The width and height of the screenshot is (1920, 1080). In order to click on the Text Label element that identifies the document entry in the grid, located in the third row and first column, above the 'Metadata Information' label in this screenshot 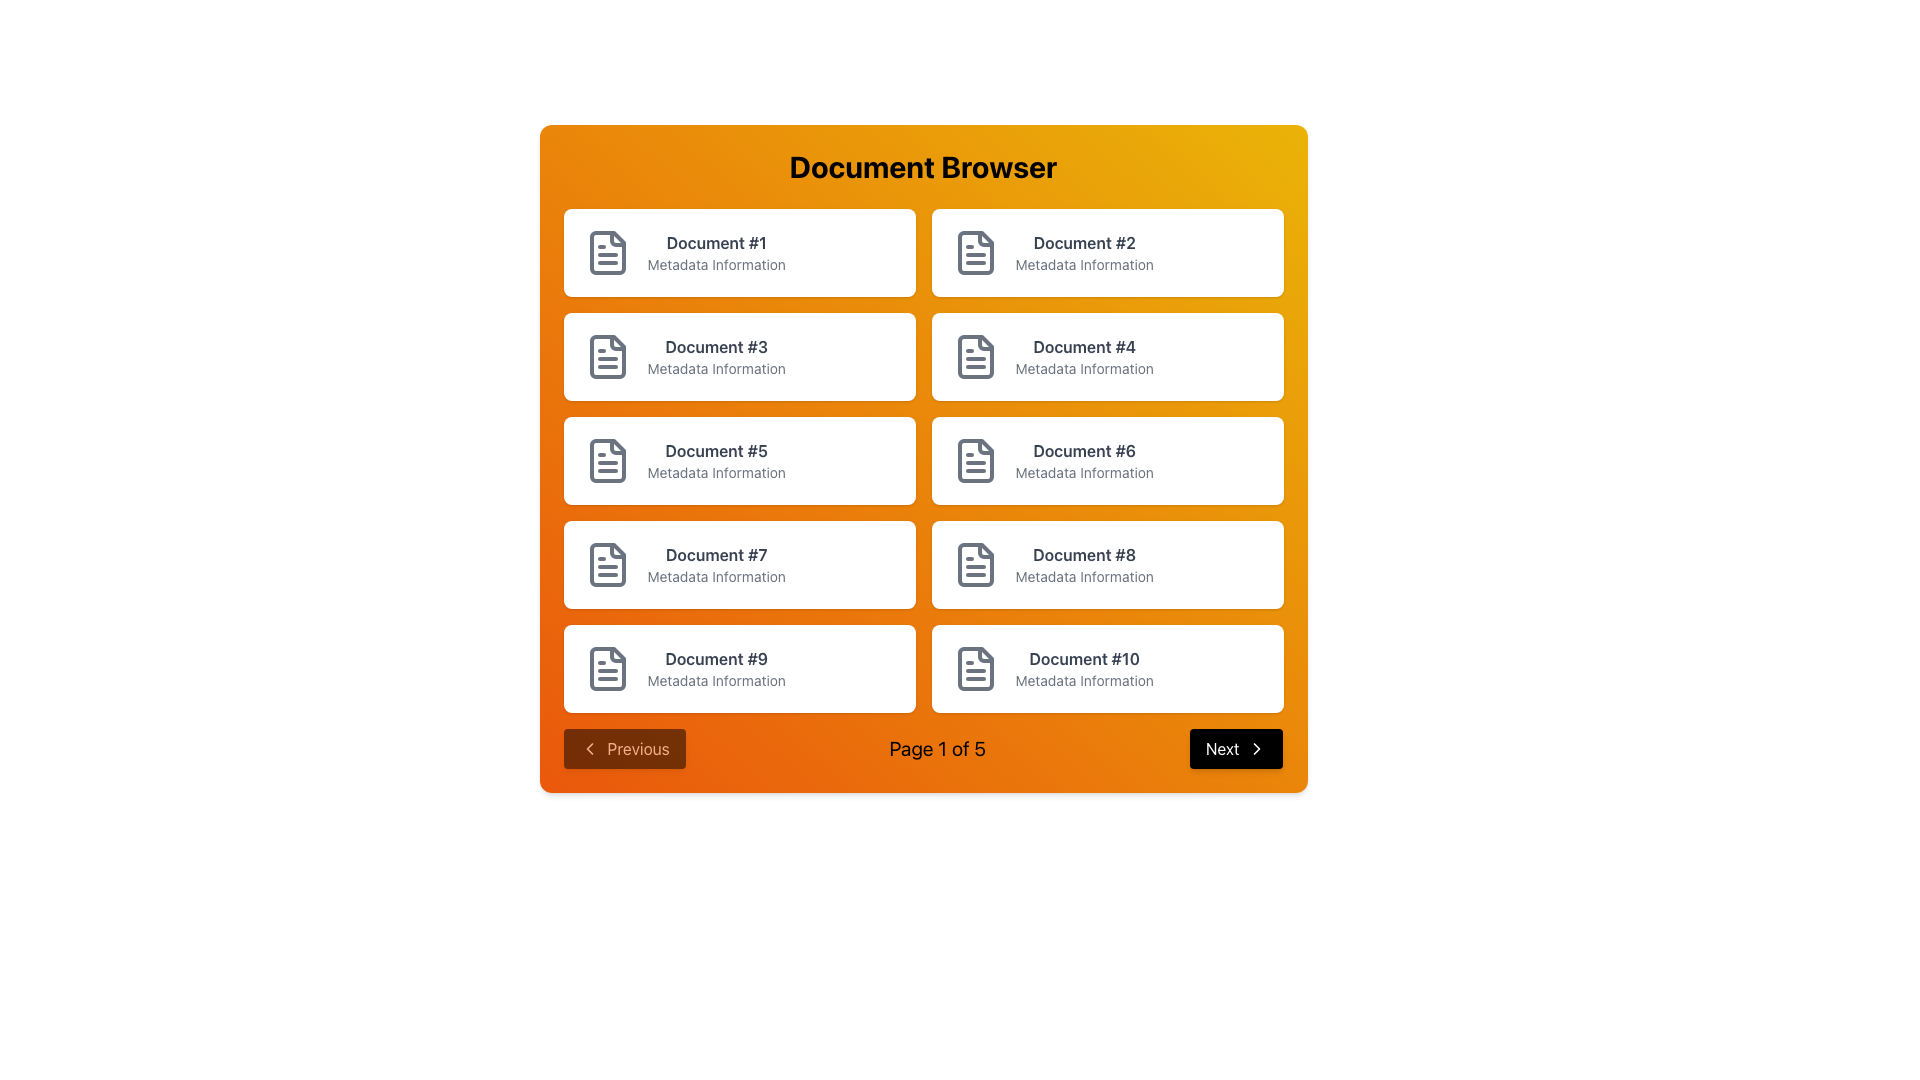, I will do `click(716, 451)`.